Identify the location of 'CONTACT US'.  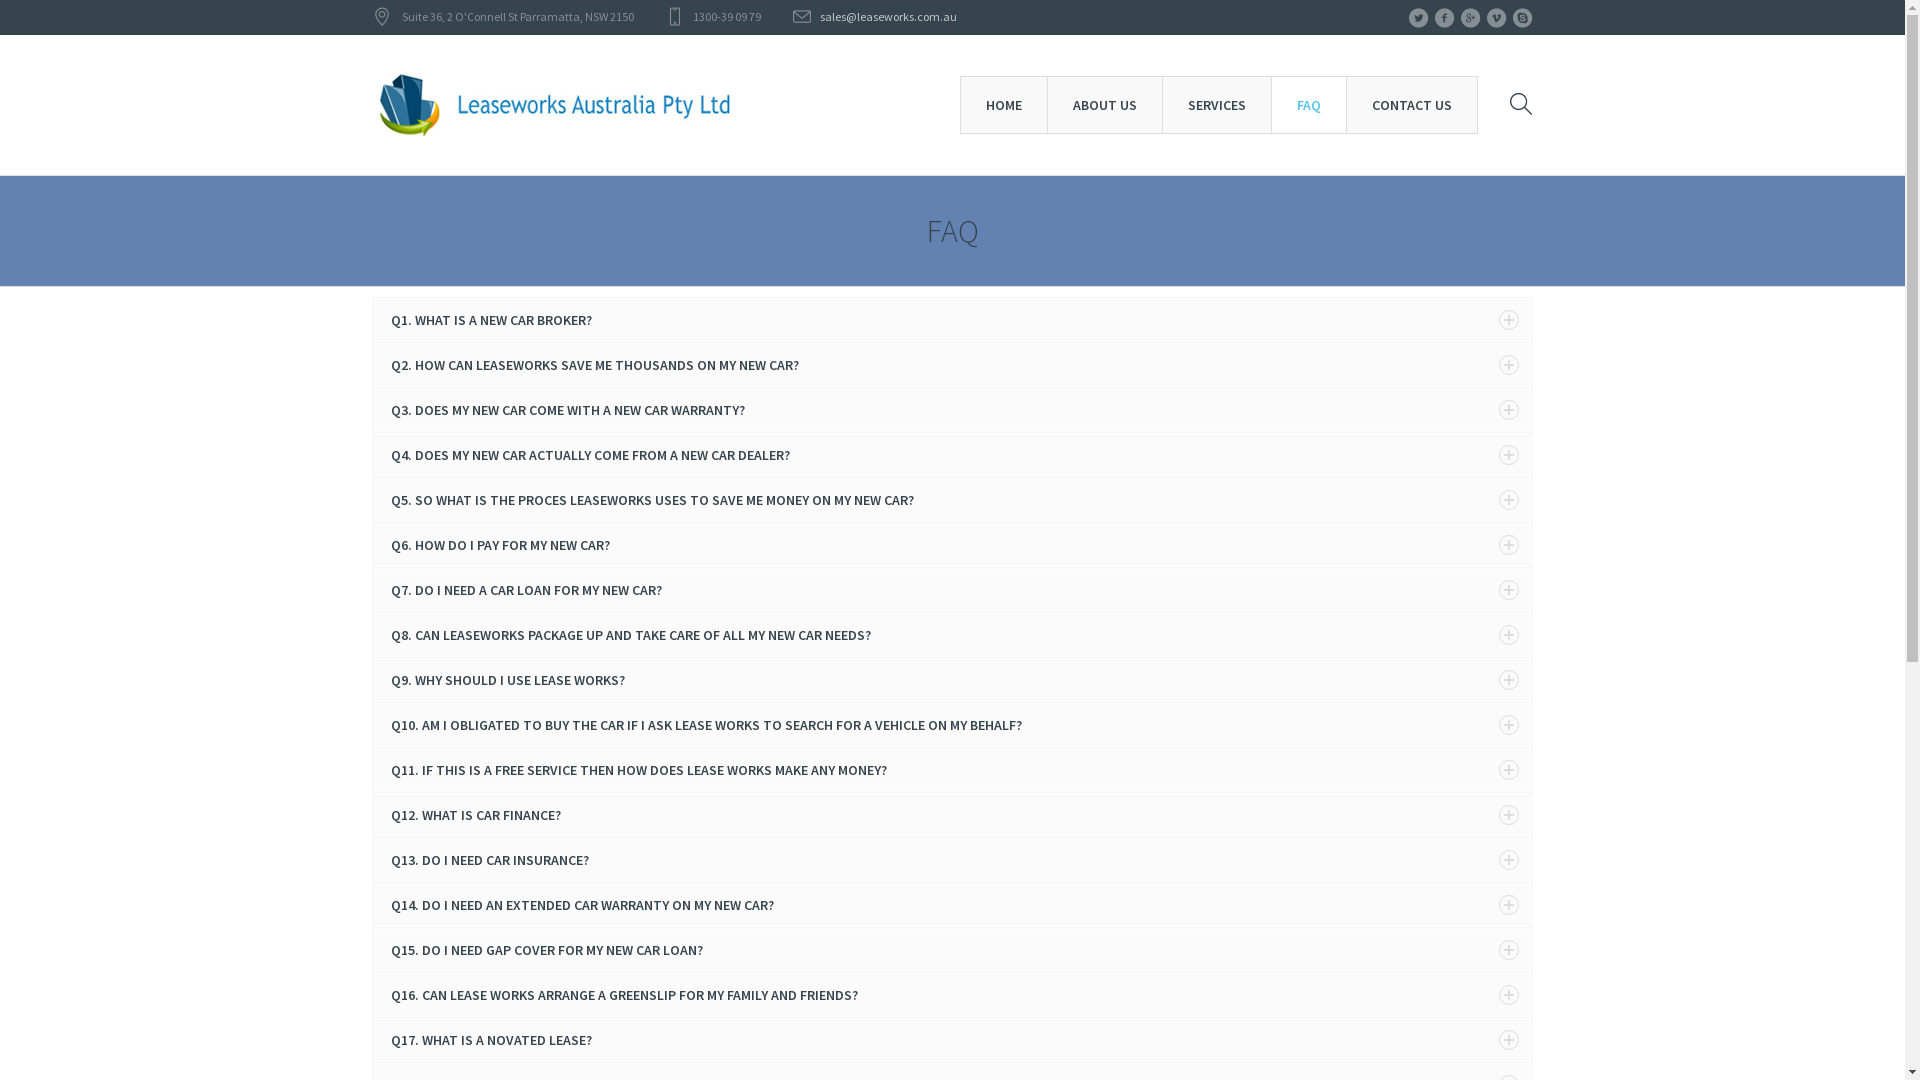
(1410, 104).